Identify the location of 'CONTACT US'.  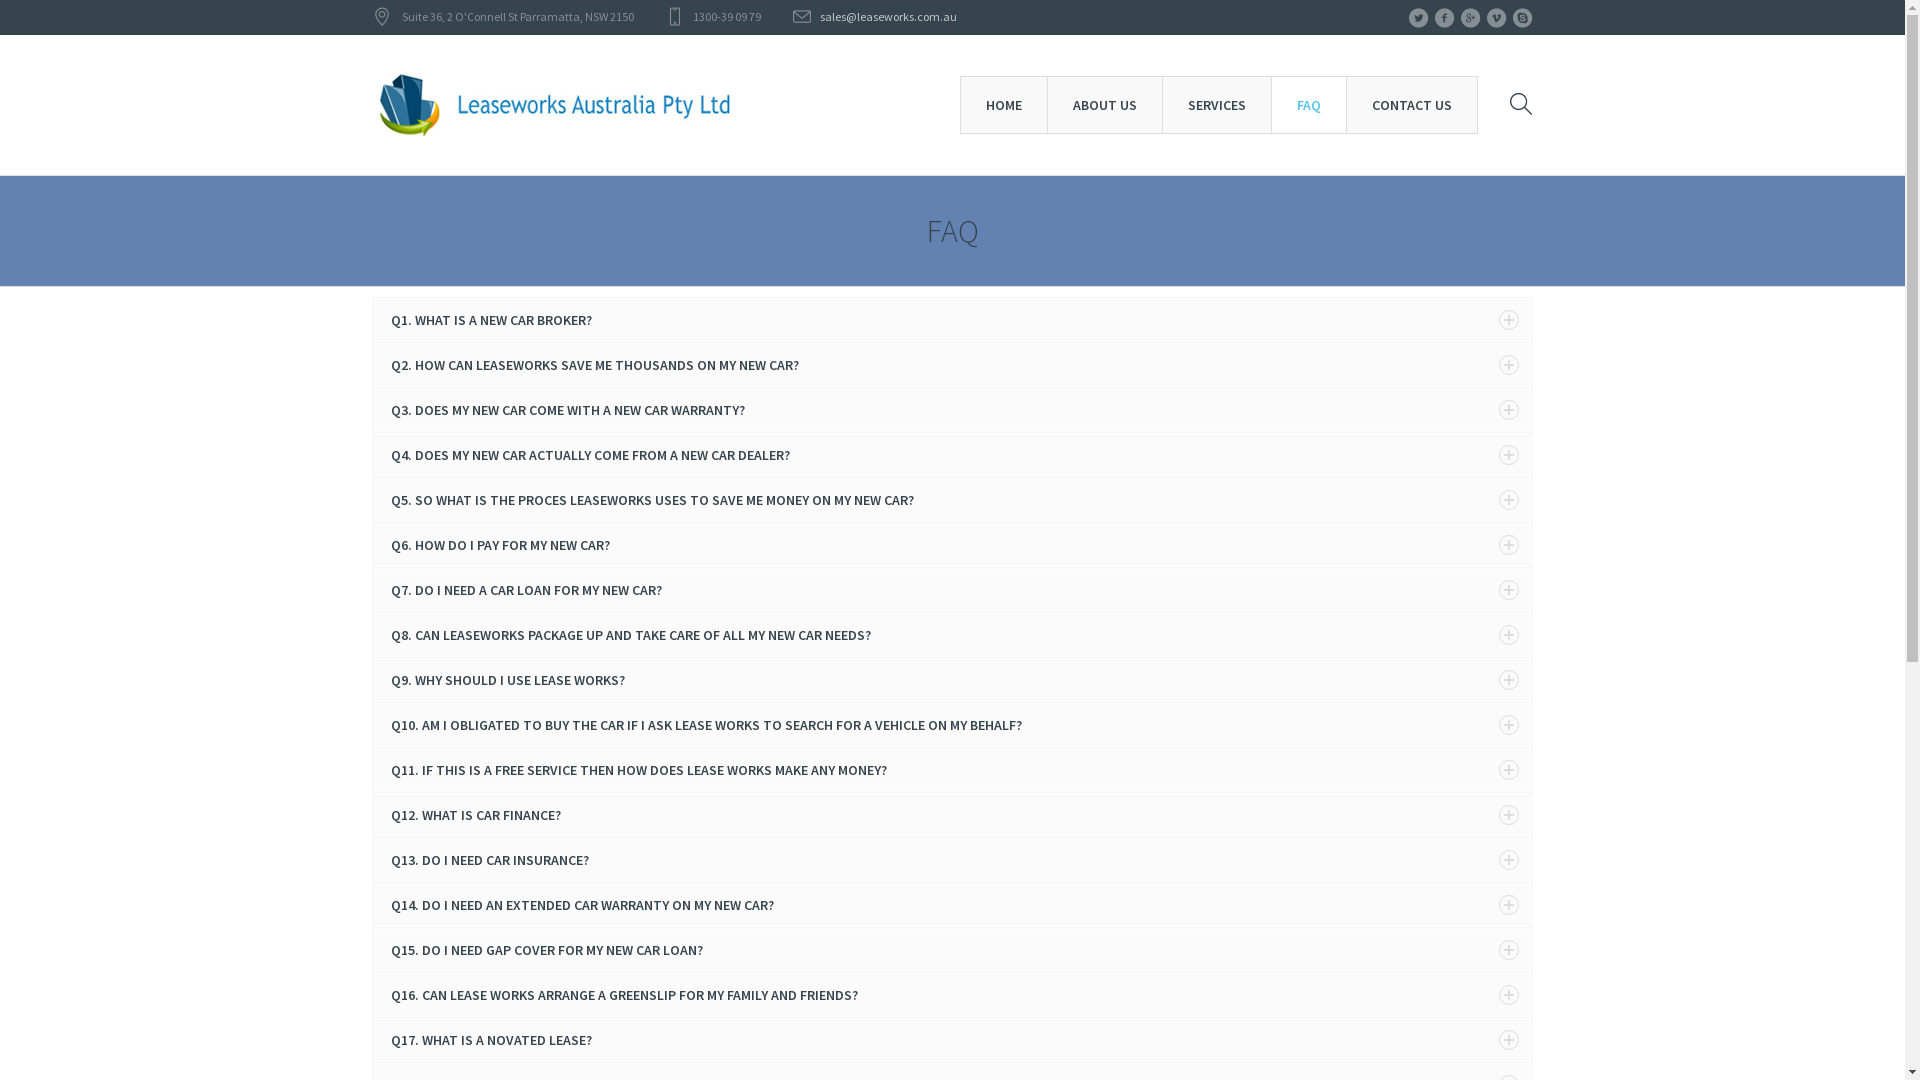
(1410, 104).